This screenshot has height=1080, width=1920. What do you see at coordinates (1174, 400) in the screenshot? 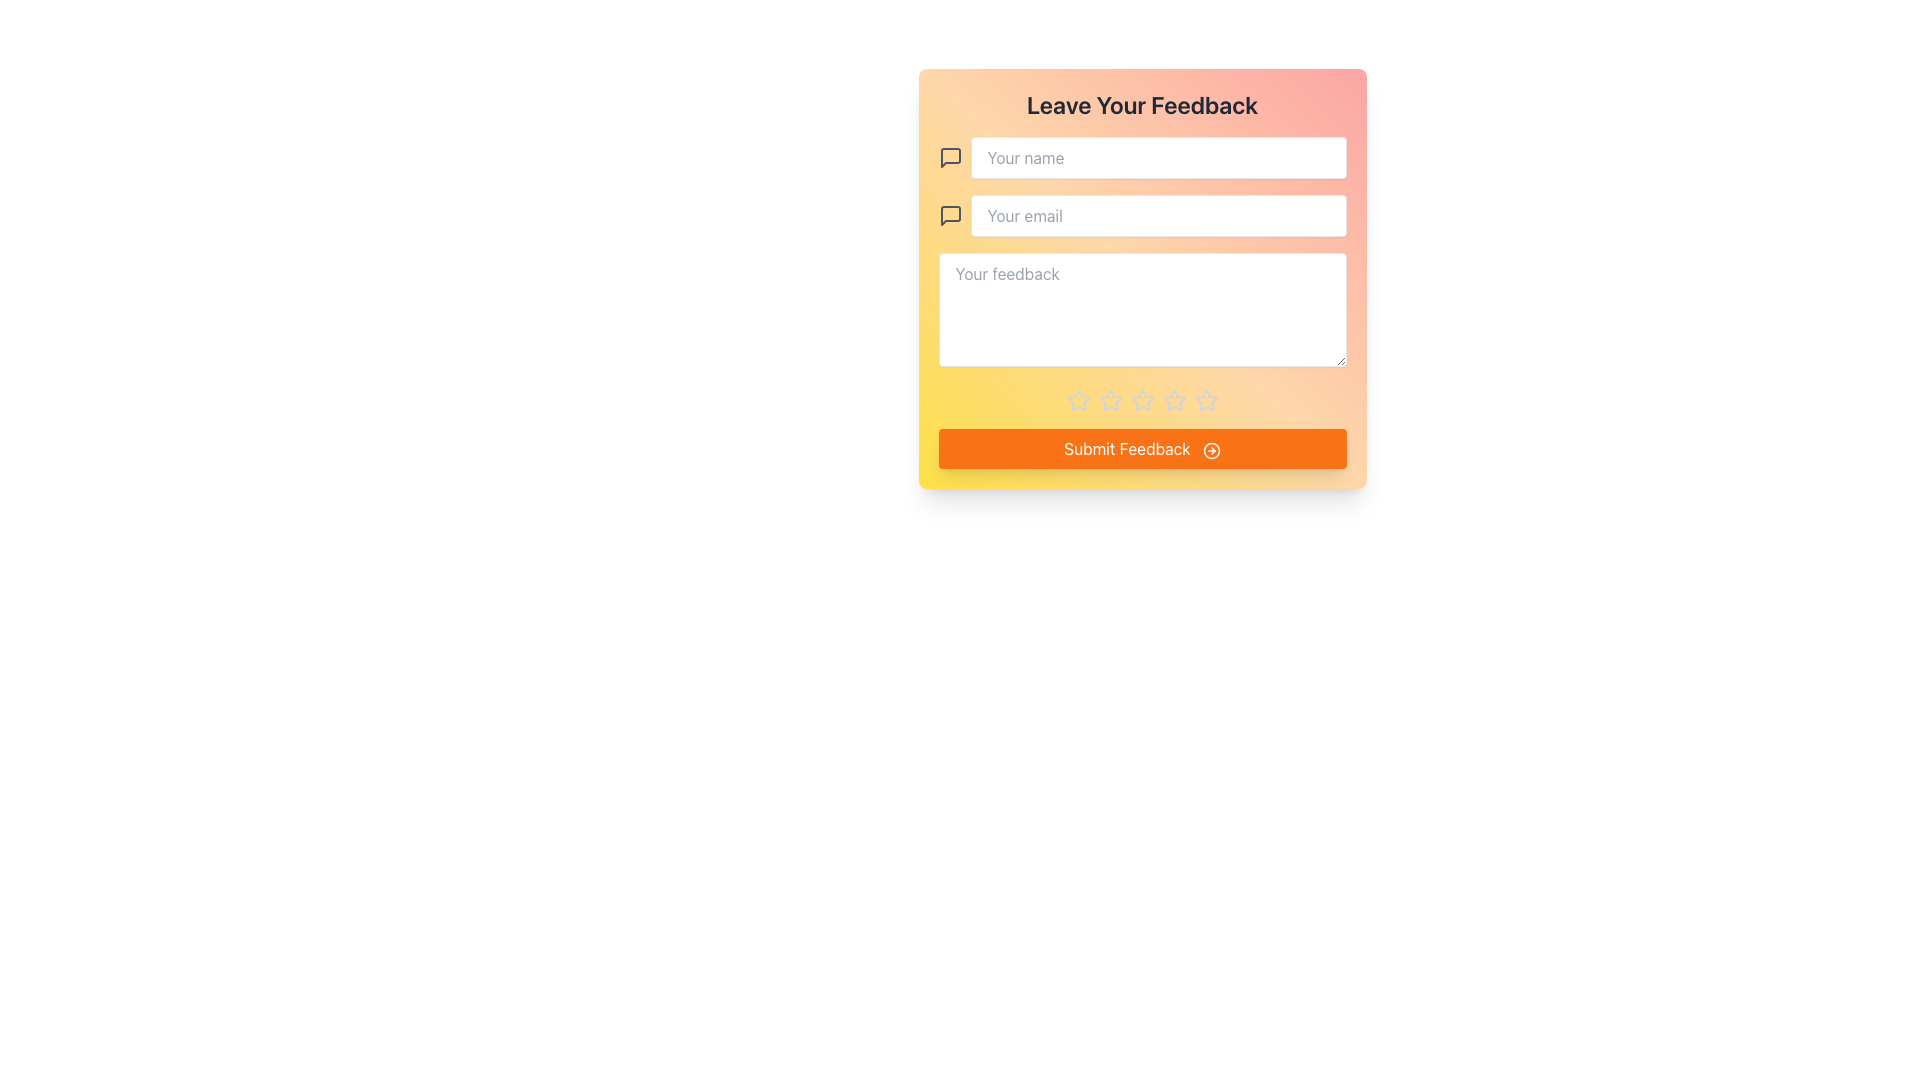
I see `the third star icon in the feedback form to set the rating` at bounding box center [1174, 400].